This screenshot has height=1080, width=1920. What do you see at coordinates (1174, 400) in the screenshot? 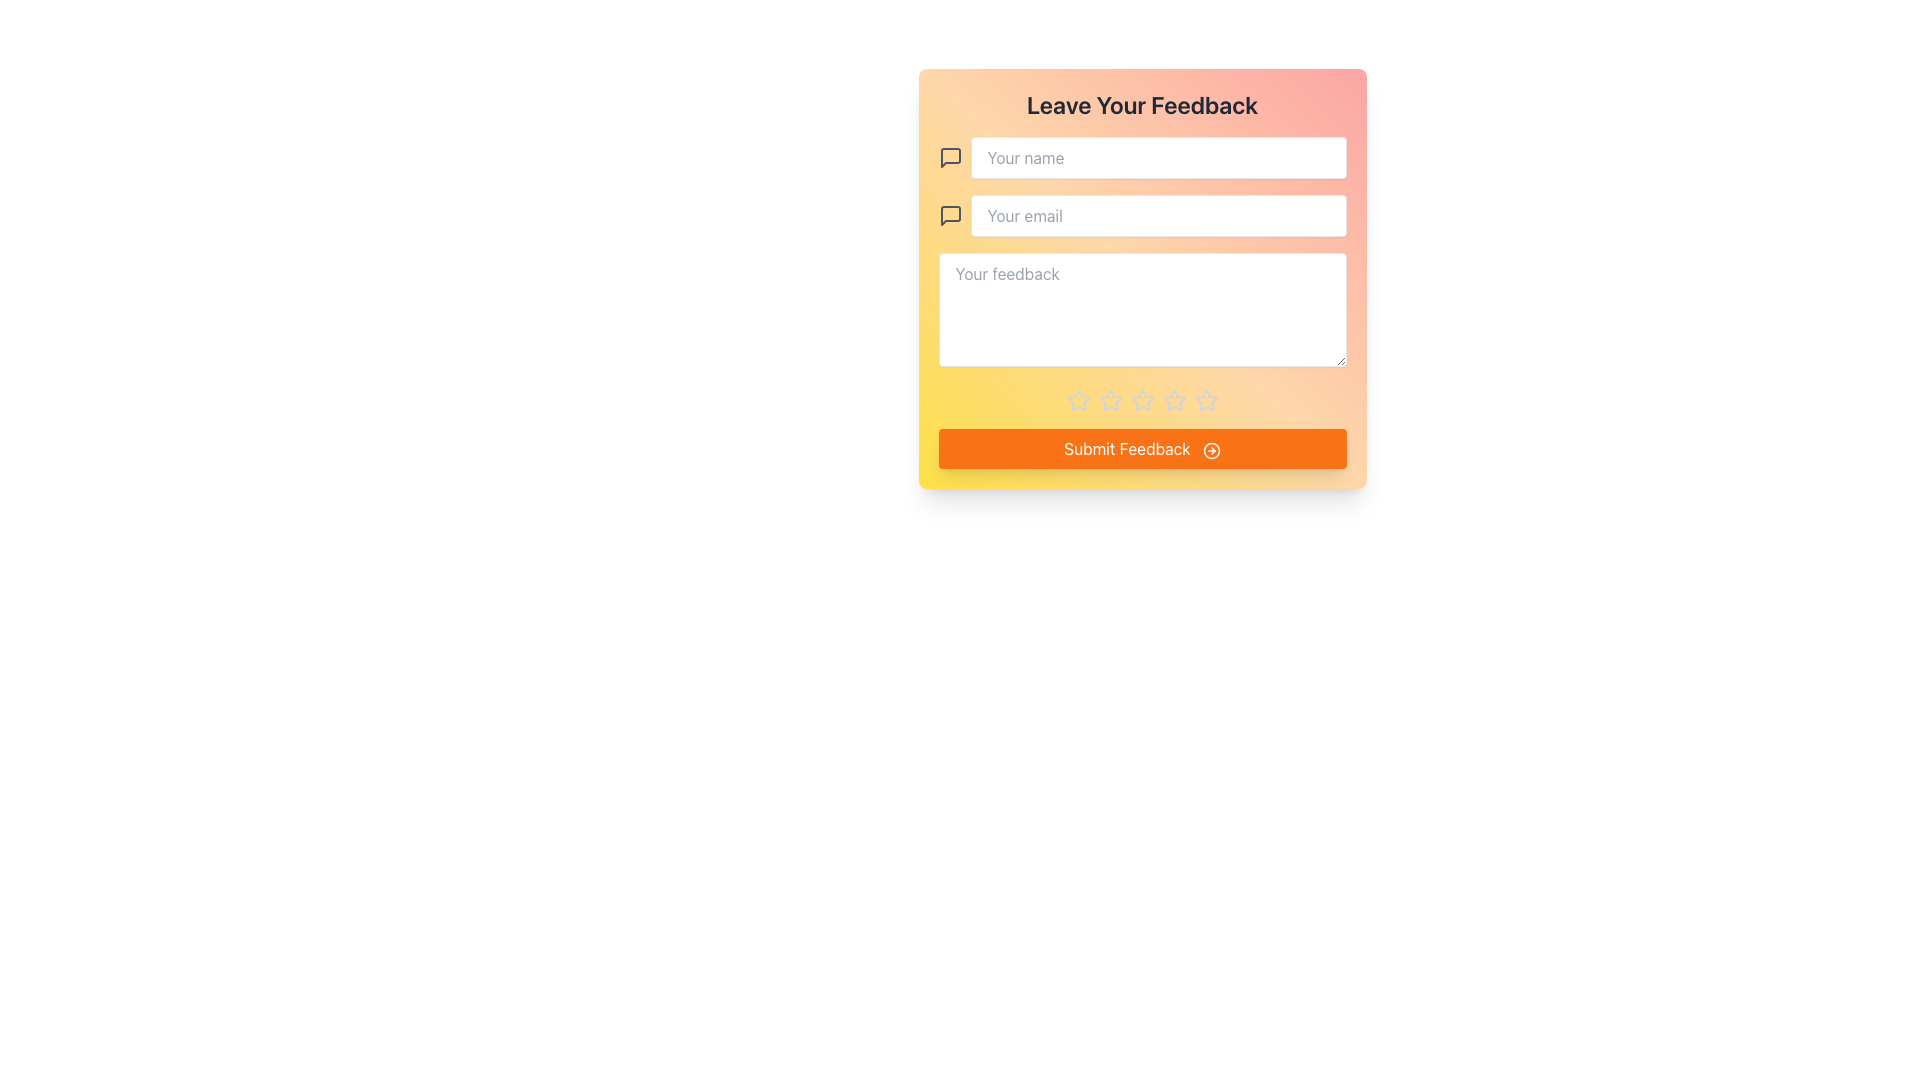
I see `the third star icon in the feedback form to set the rating` at bounding box center [1174, 400].